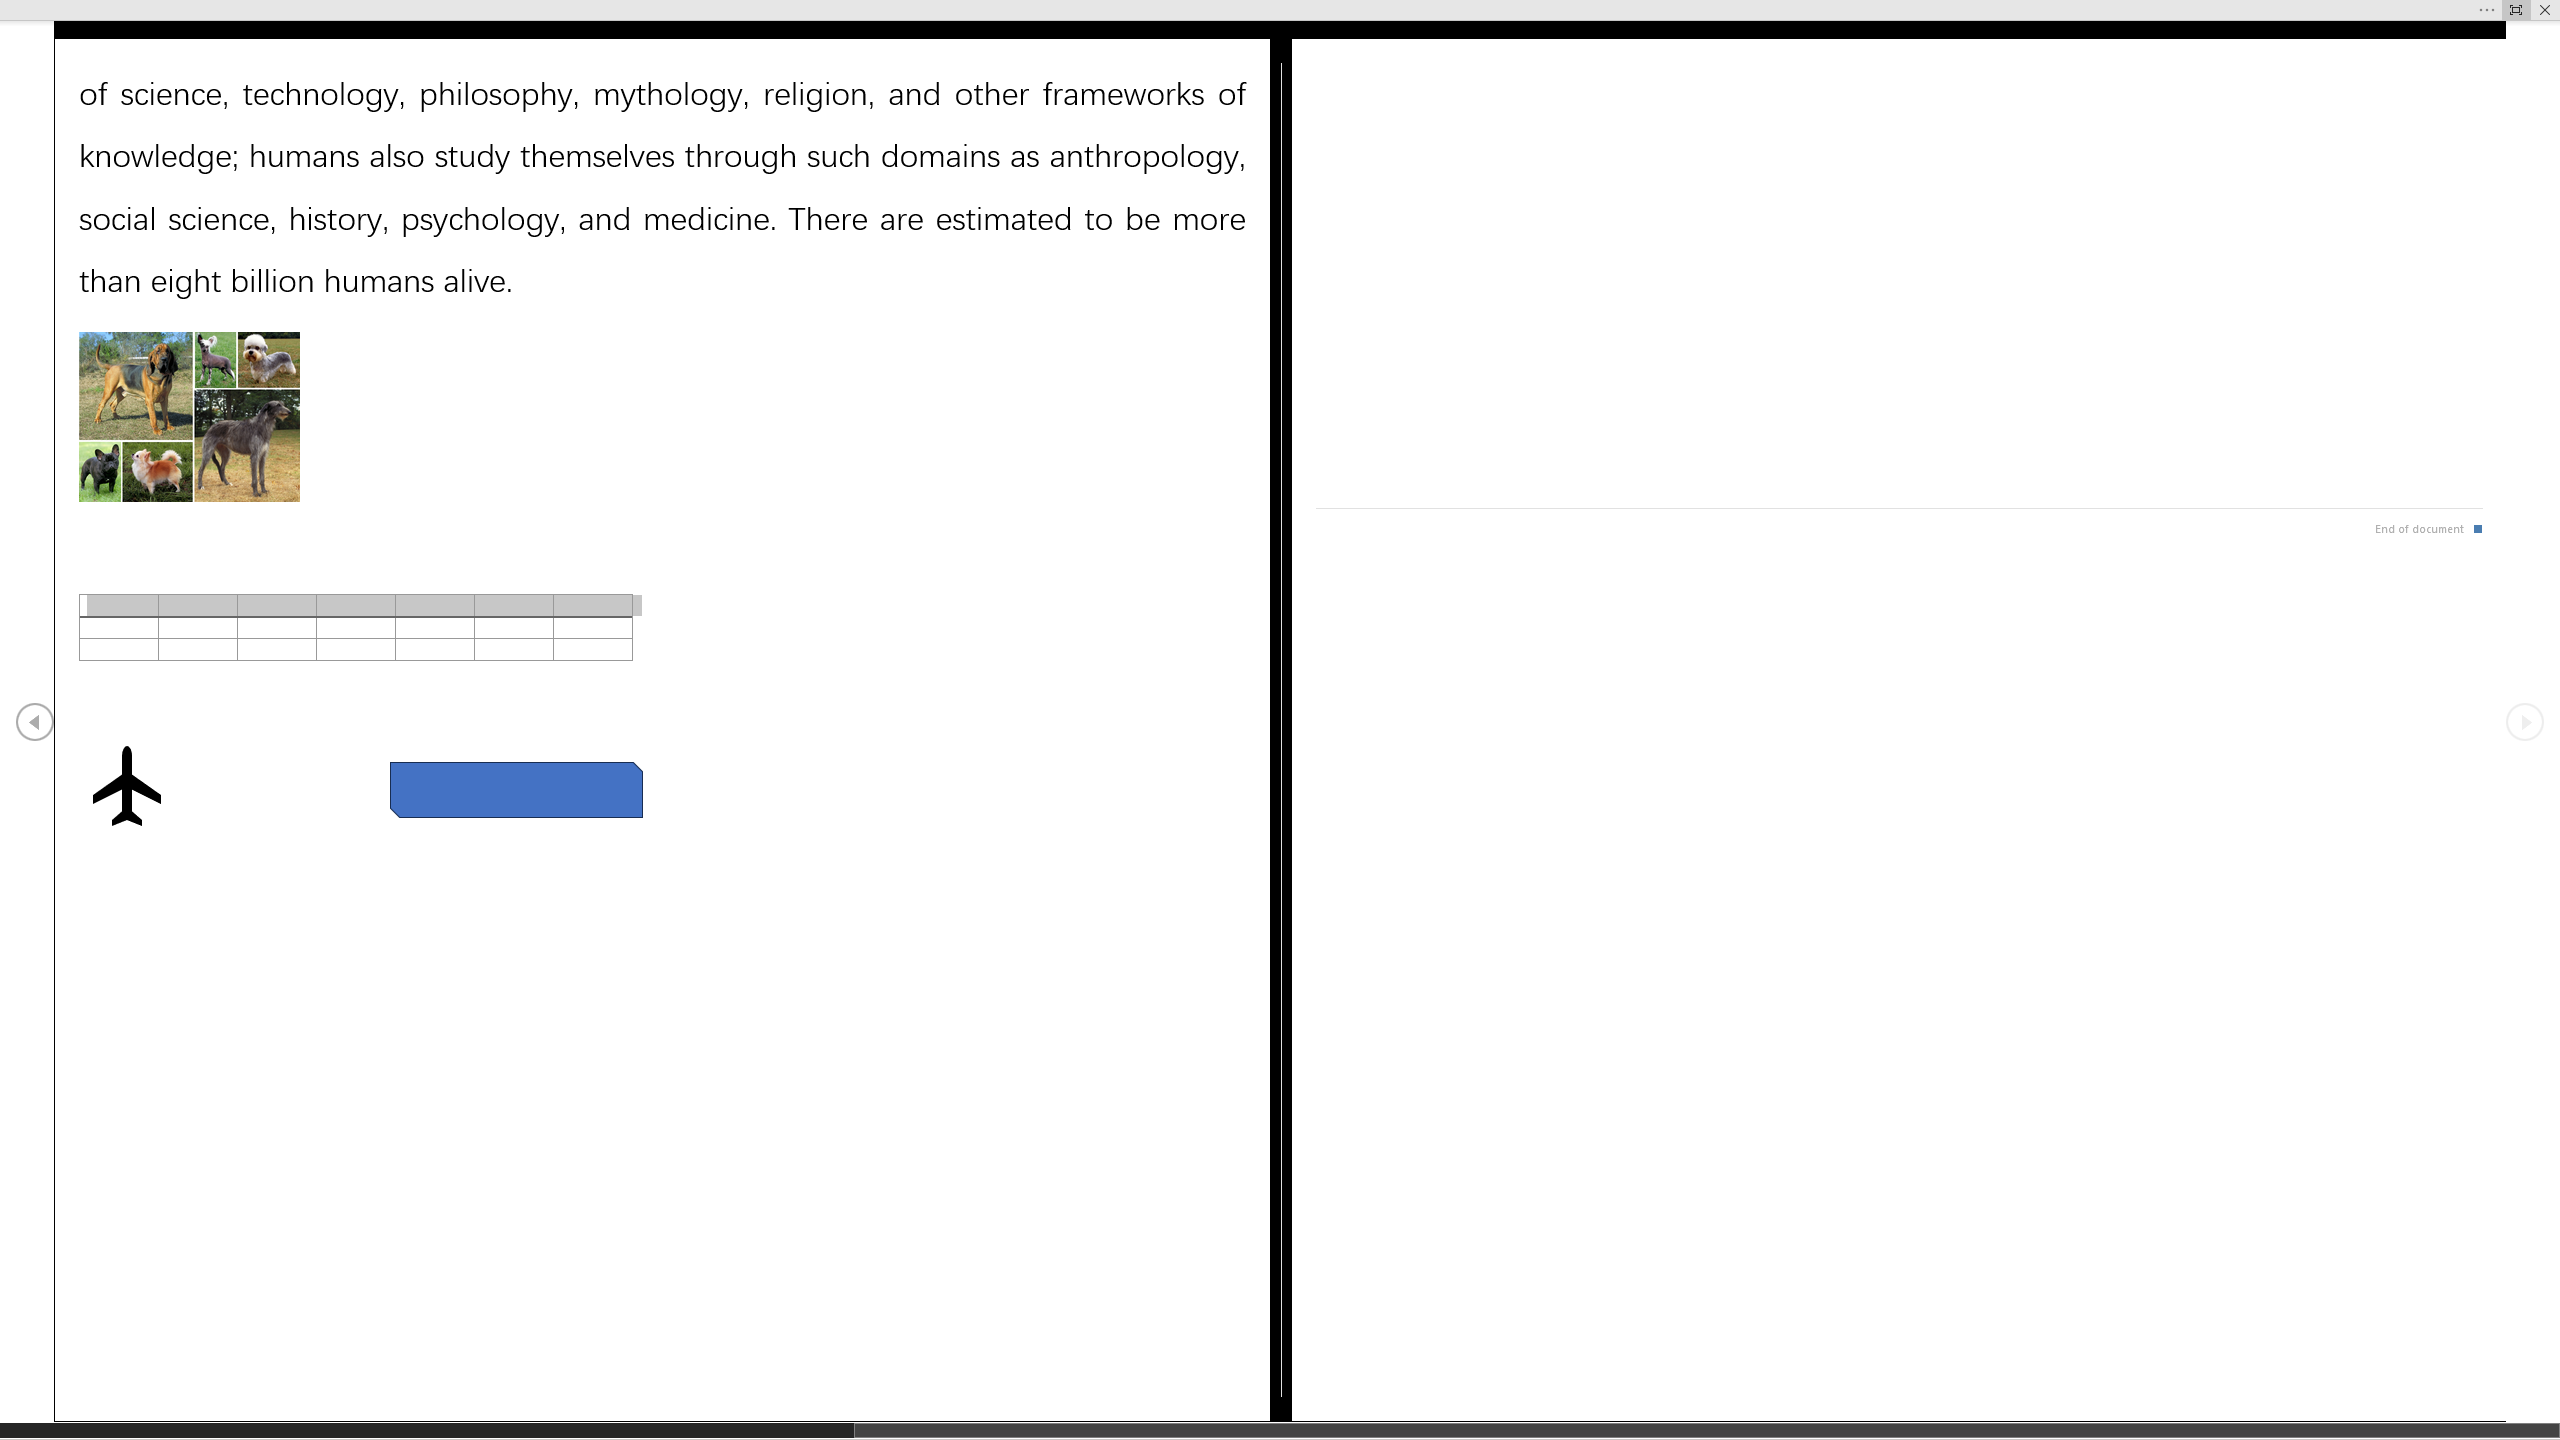 The image size is (2560, 1440). I want to click on 'Airplane with solid fill', so click(125, 785).